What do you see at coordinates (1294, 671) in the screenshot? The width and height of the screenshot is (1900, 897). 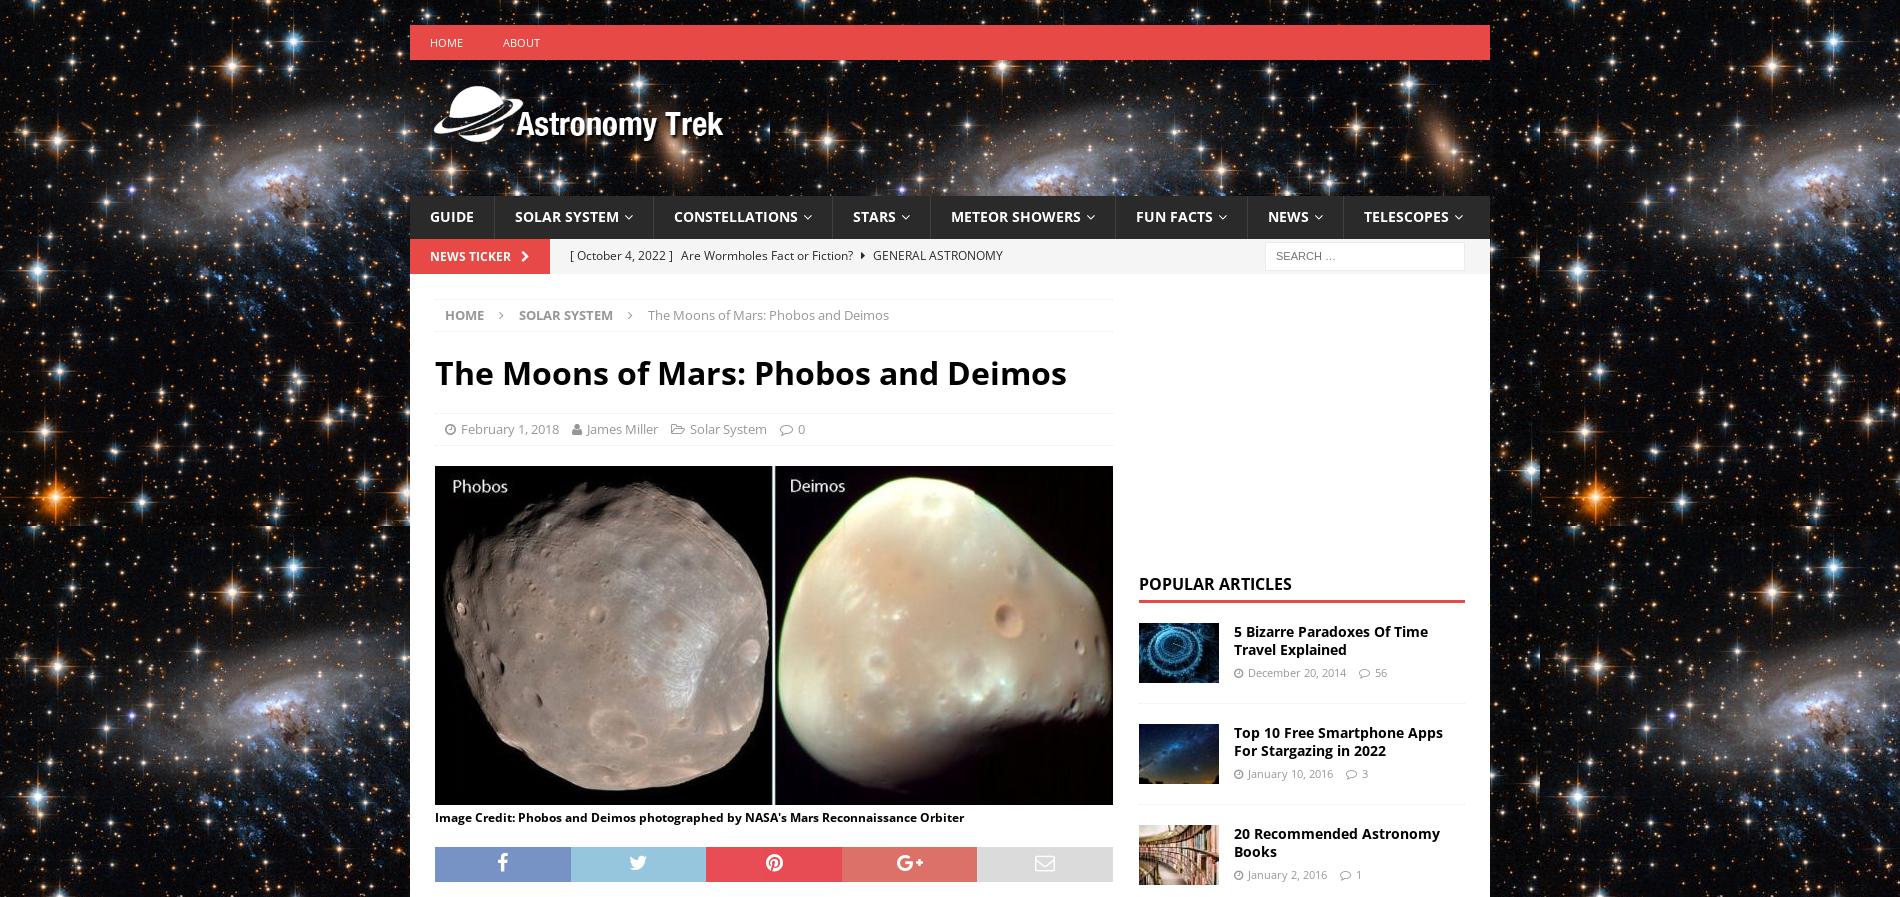 I see `'December 20, 2014'` at bounding box center [1294, 671].